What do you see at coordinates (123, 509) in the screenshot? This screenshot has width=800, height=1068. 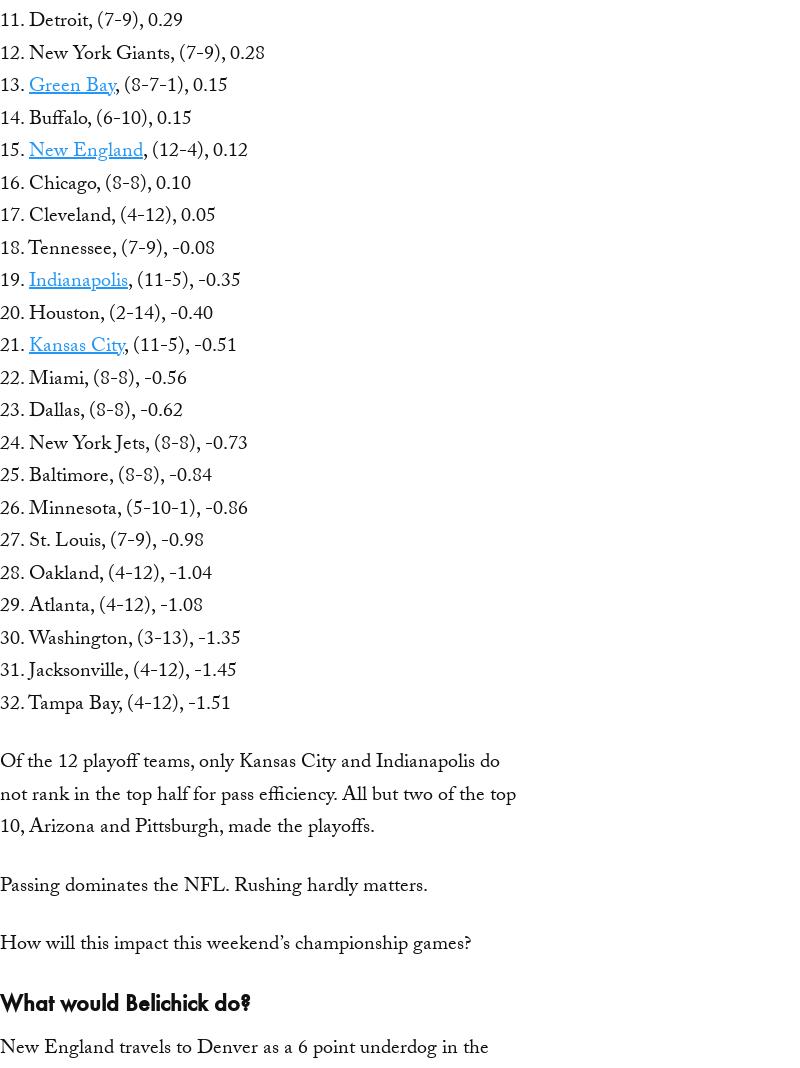 I see `'26. Minnesota, (5-10-1), -0.86'` at bounding box center [123, 509].